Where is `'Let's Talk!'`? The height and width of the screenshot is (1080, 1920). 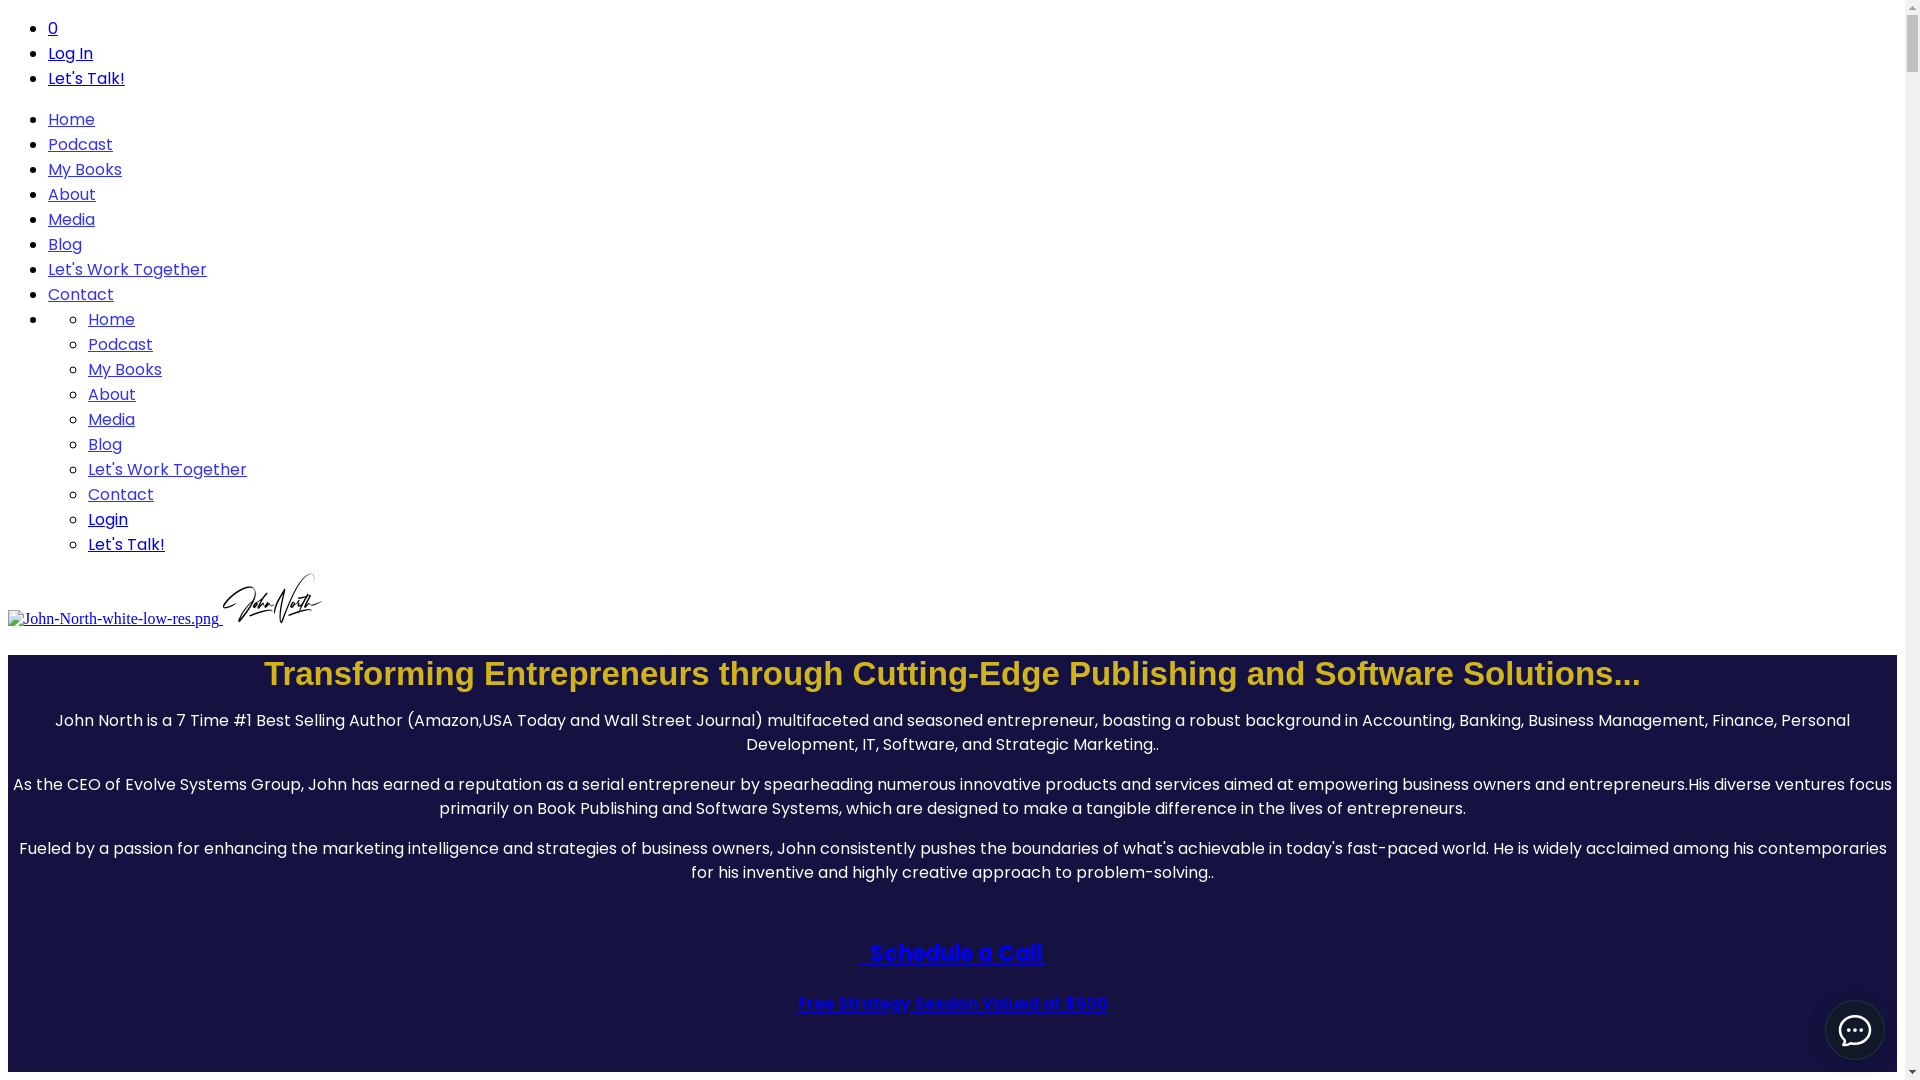 'Let's Talk!' is located at coordinates (85, 77).